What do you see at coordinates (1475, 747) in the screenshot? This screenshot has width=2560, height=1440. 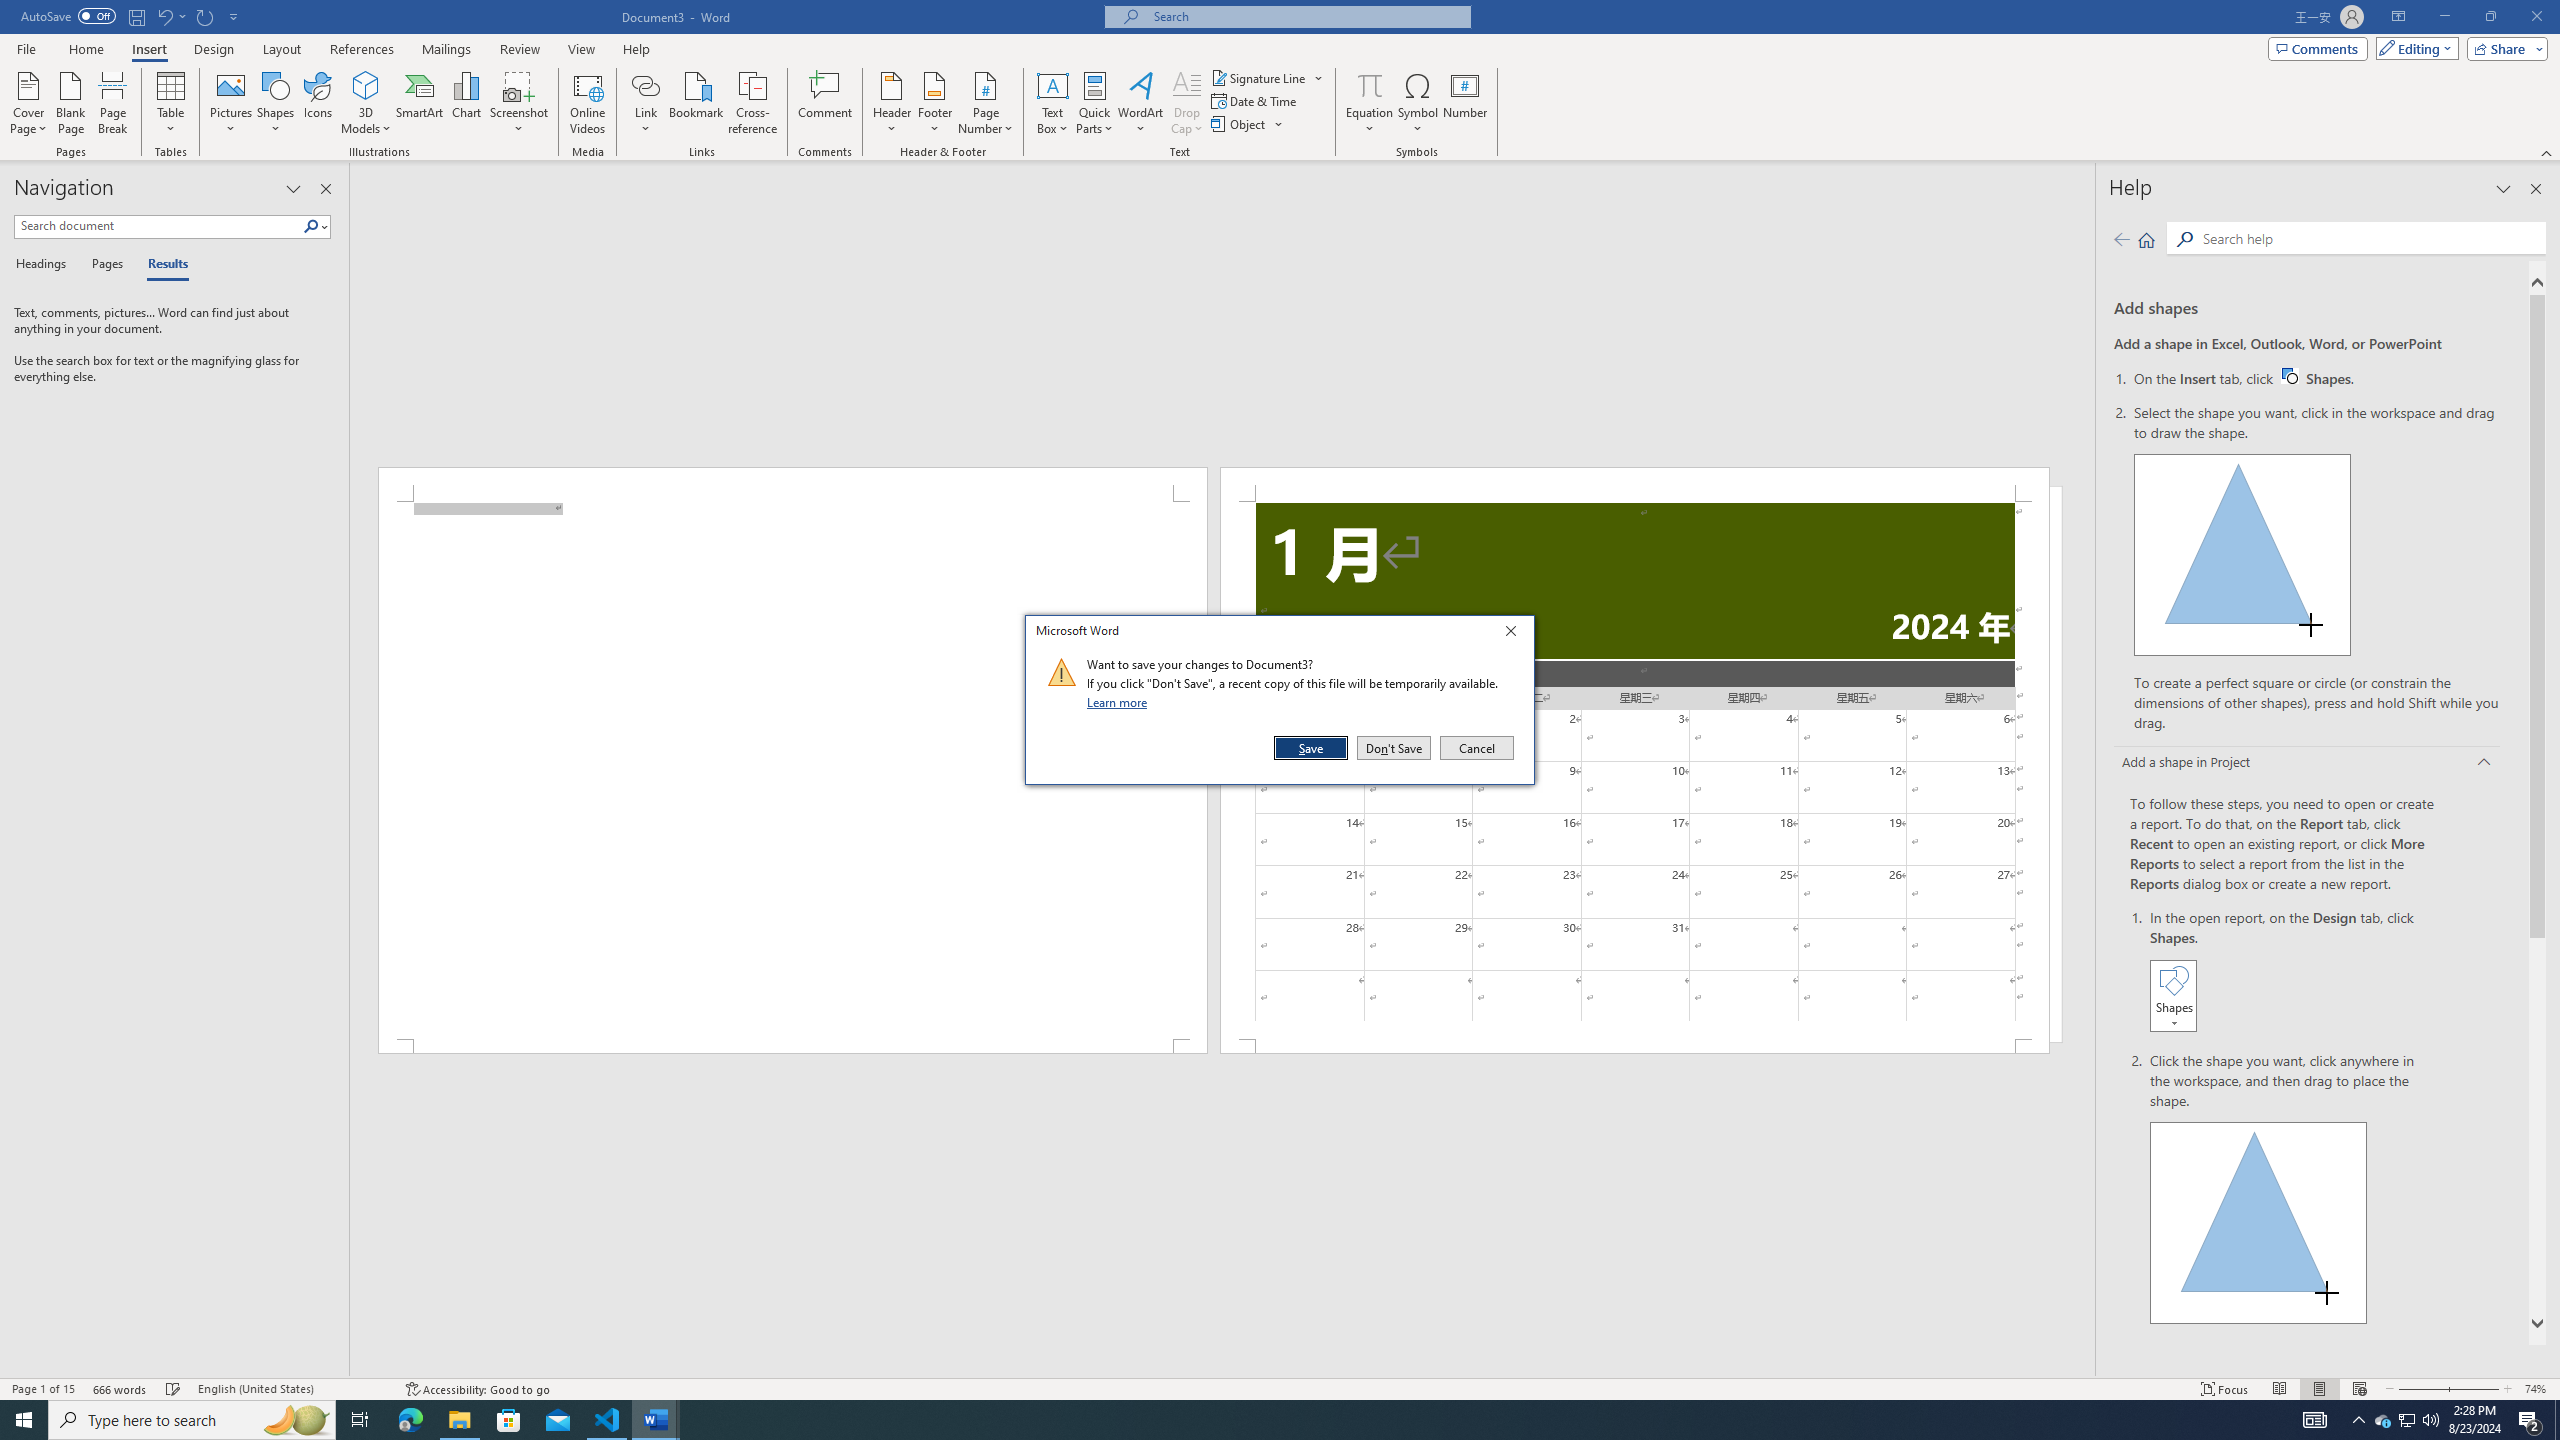 I see `'Cancel'` at bounding box center [1475, 747].